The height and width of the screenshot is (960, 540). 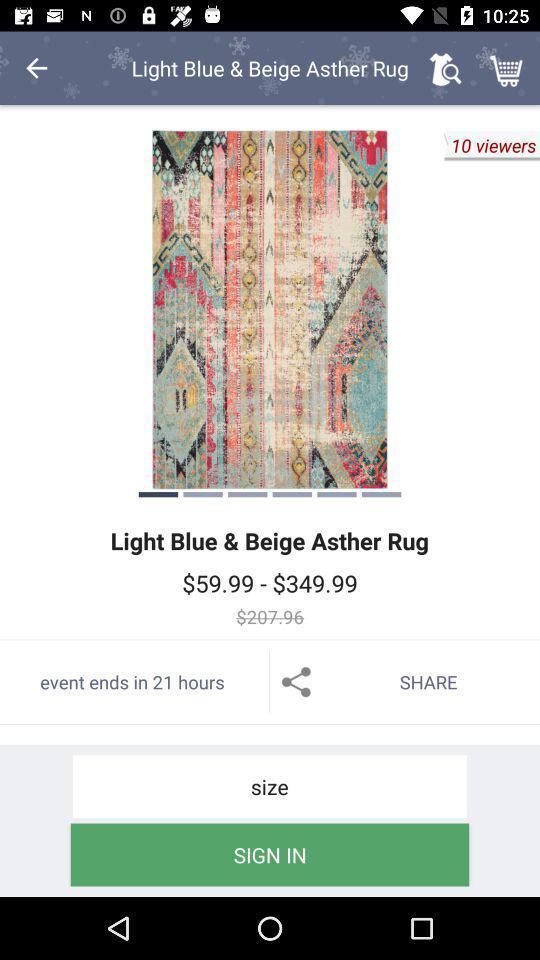 I want to click on the item to the right of light blue beige item, so click(x=445, y=68).